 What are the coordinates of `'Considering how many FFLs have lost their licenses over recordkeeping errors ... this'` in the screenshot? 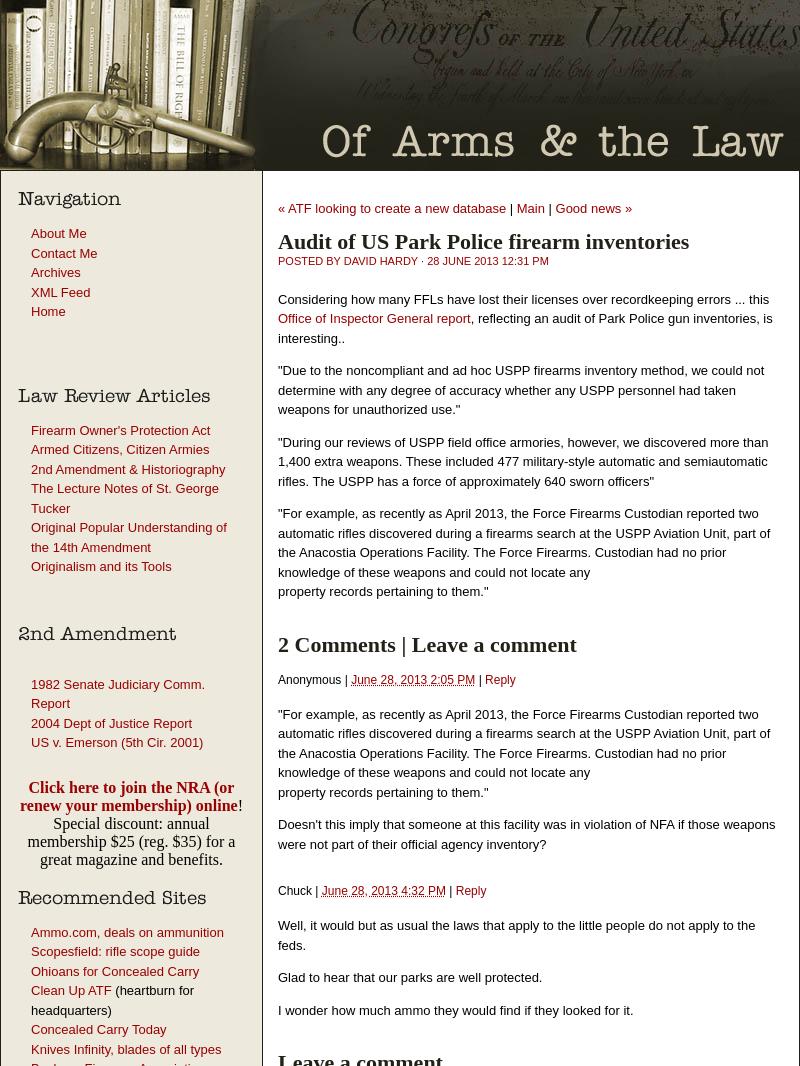 It's located at (522, 298).